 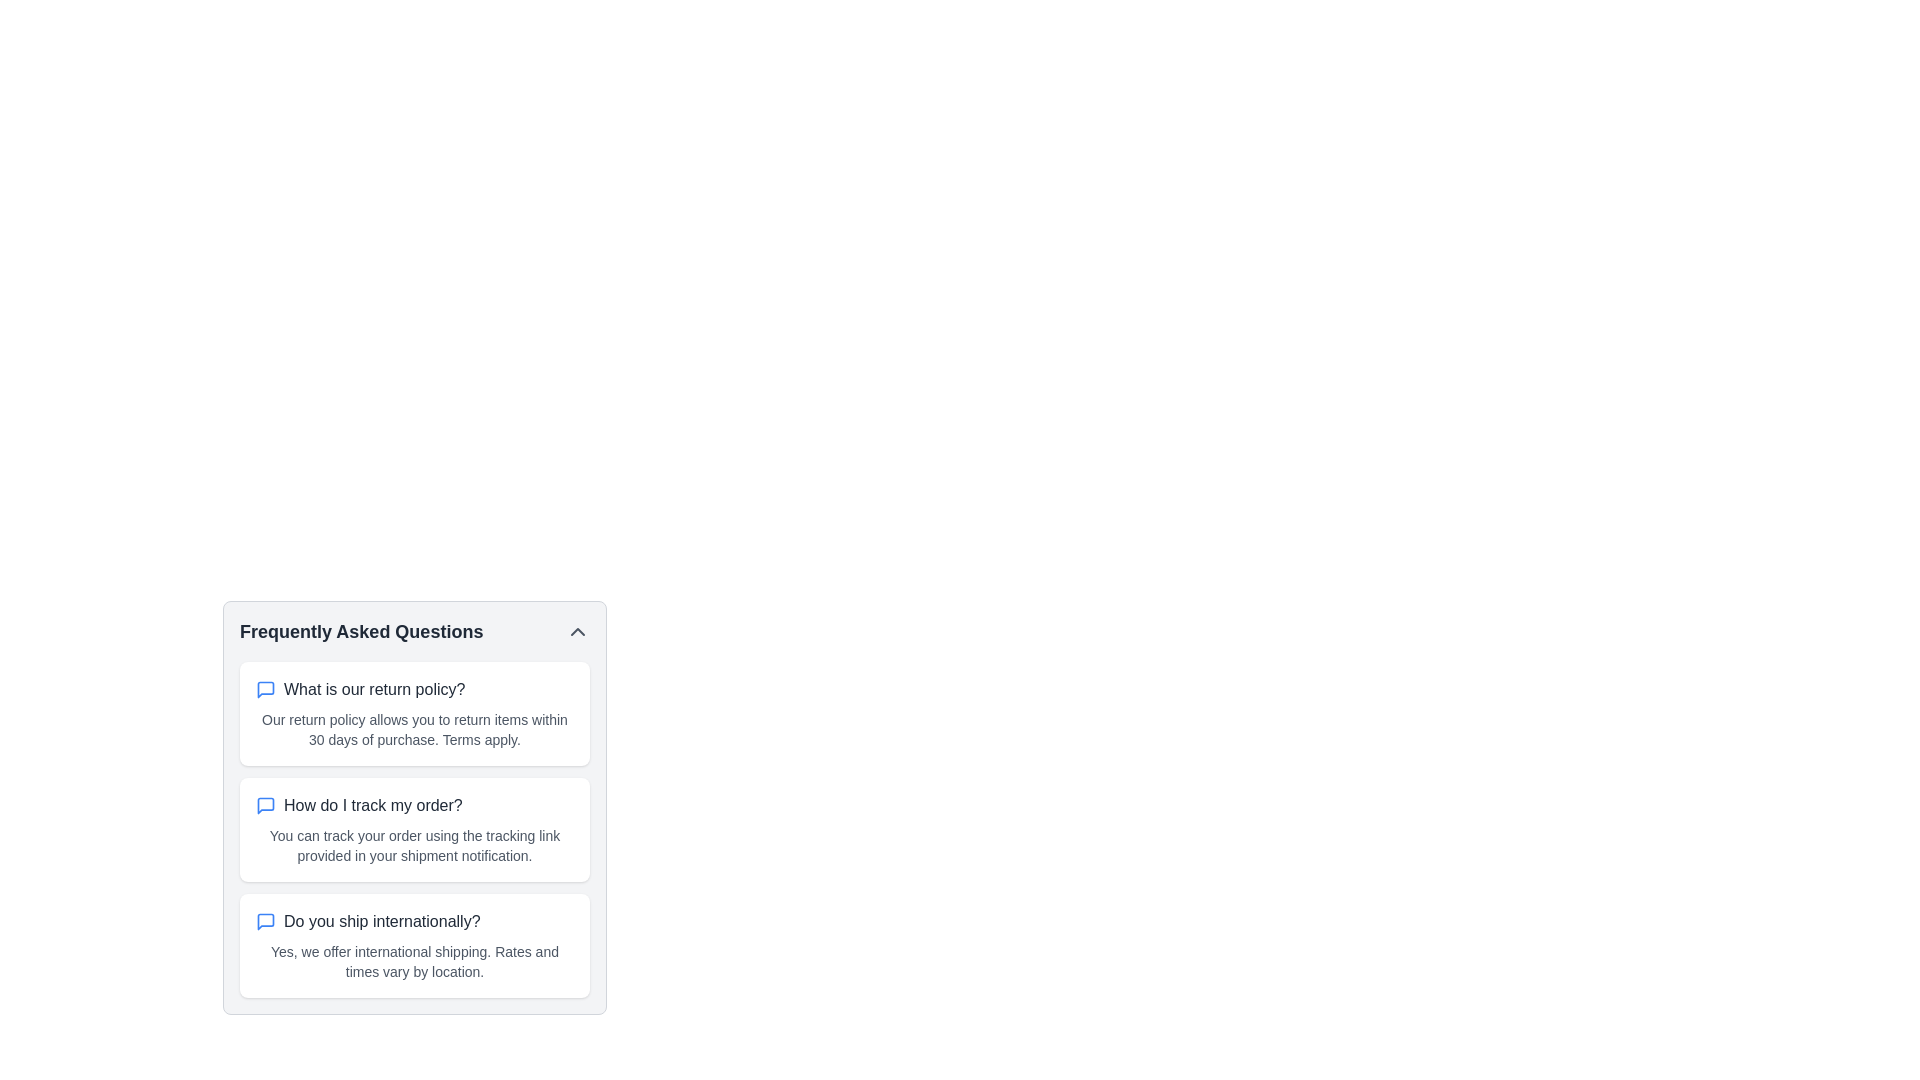 I want to click on the small blue speech bubble icon located to the left of the text 'What is our return policy?' in the Frequently Asked Questions section, so click(x=264, y=689).